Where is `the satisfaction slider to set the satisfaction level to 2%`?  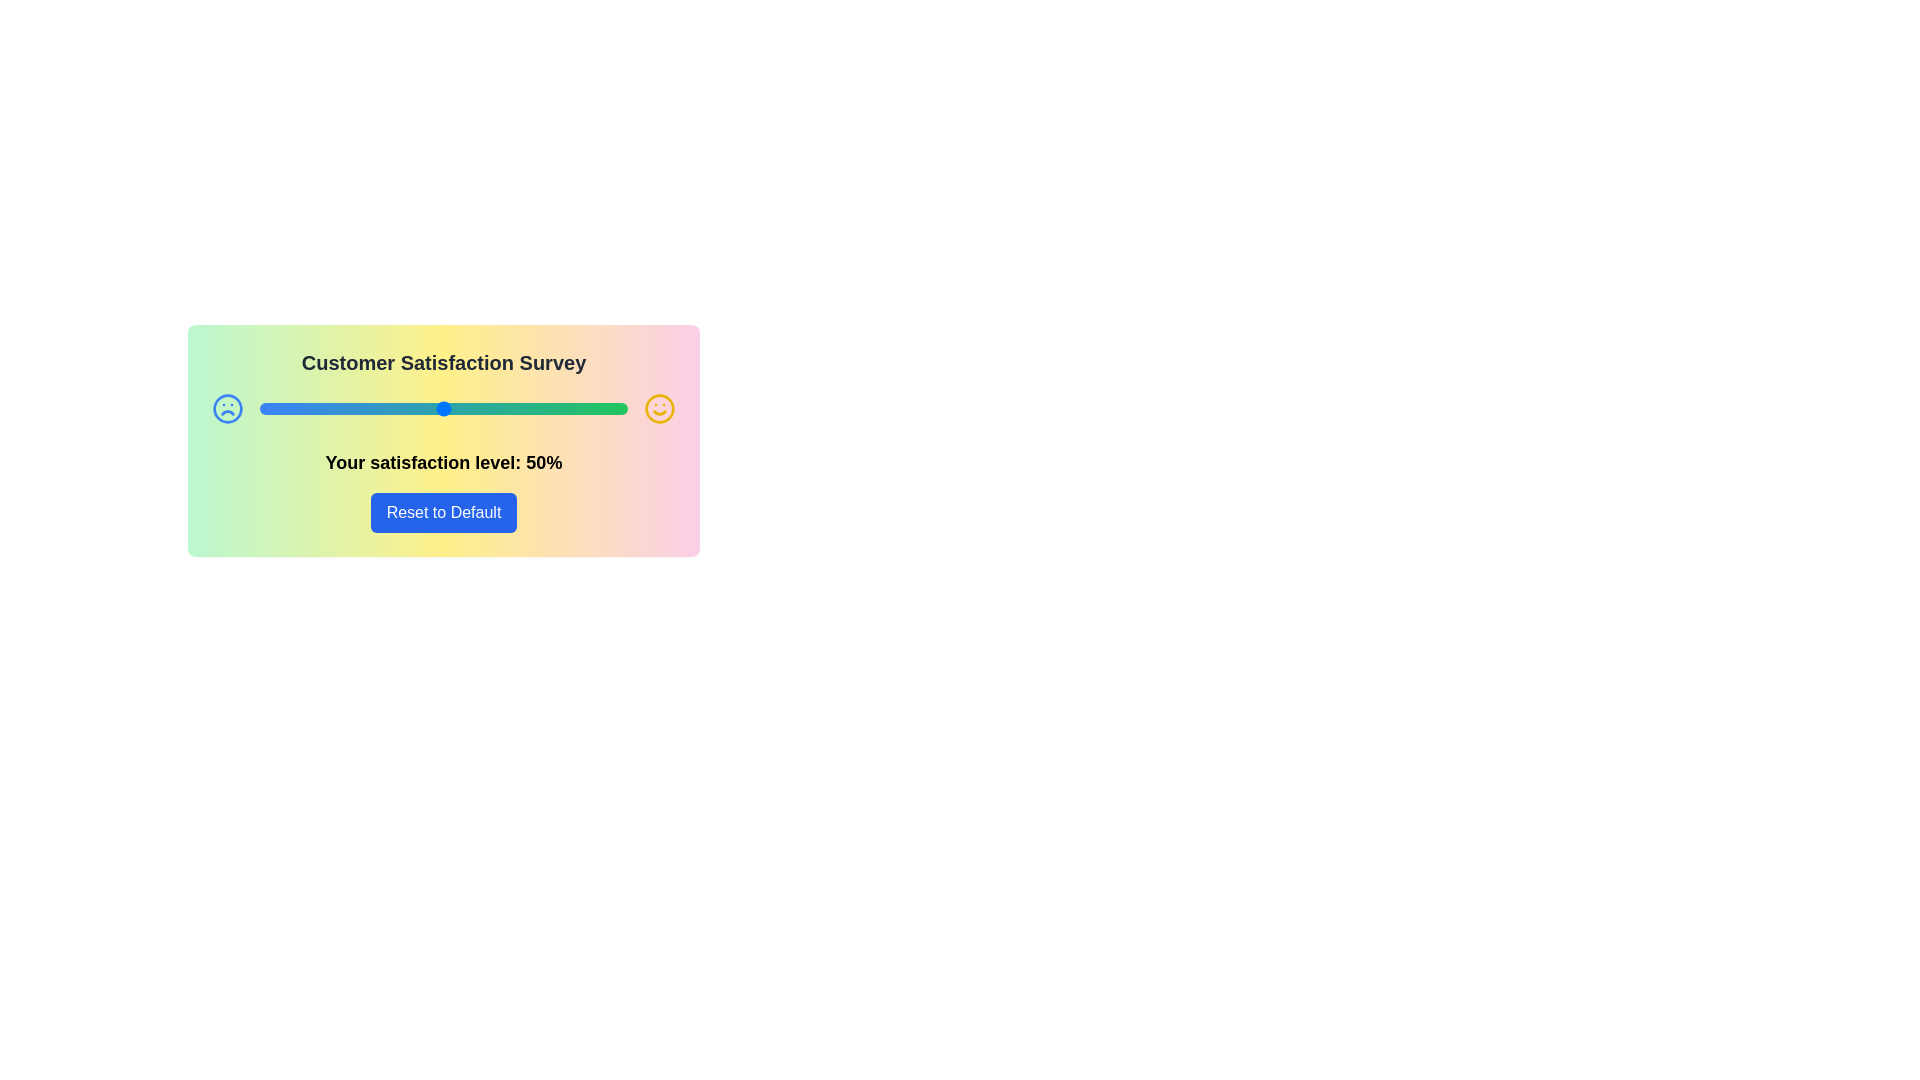 the satisfaction slider to set the satisfaction level to 2% is located at coordinates (266, 407).